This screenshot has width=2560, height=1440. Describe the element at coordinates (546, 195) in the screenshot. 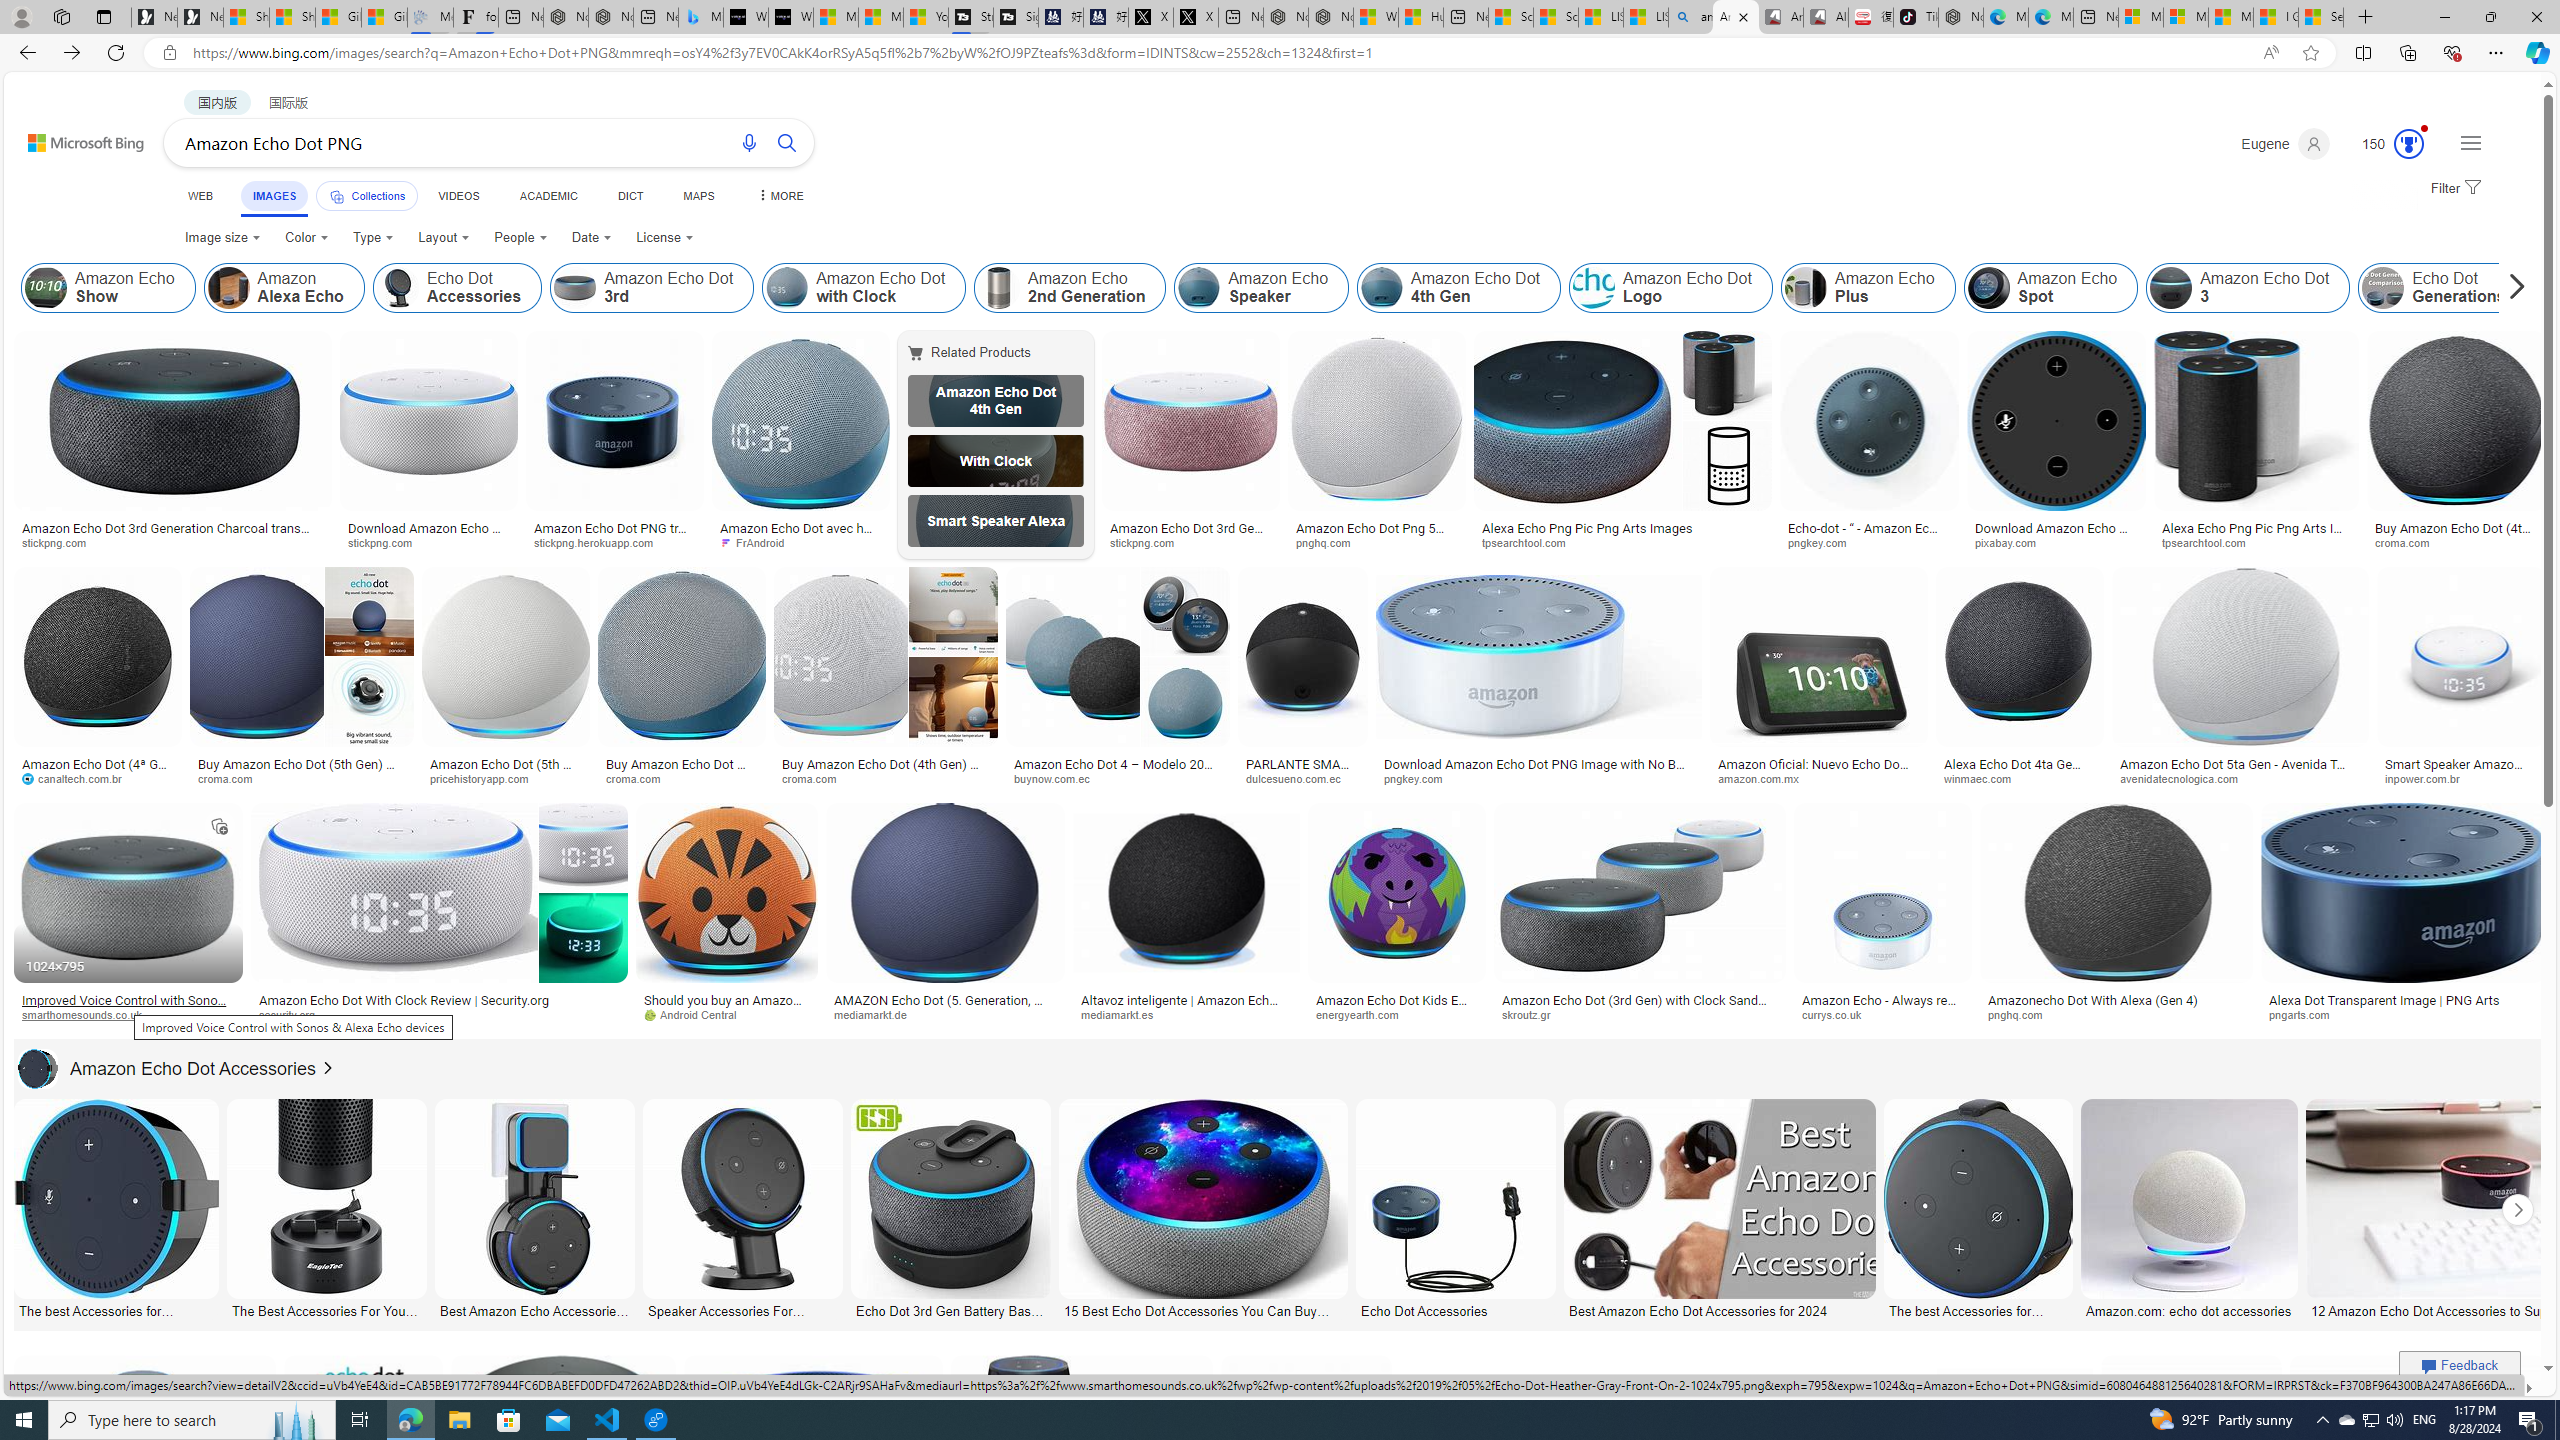

I see `'ACADEMIC'` at that location.